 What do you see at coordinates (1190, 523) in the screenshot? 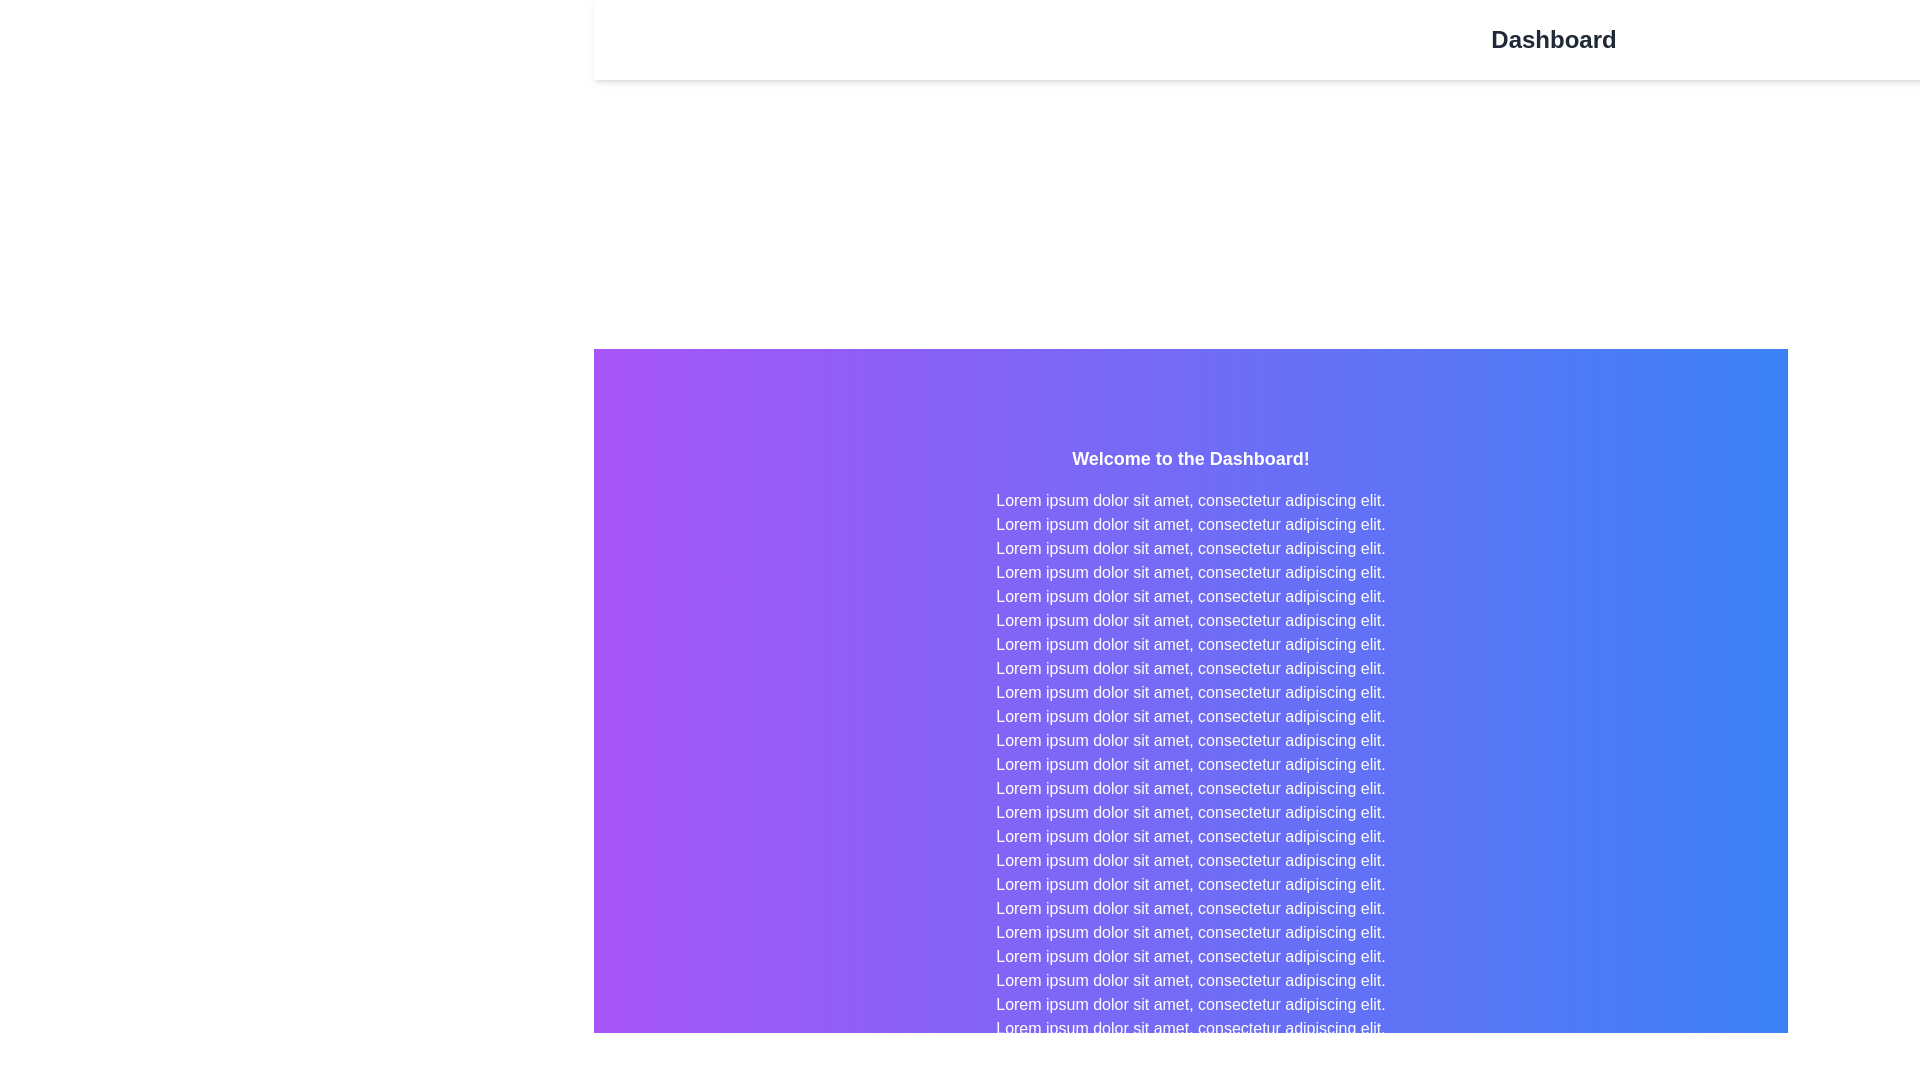
I see `the static text that reads 'Lorem ipsum dolor sit amet, consectetur adipiscing elit.' which is styled in white text on a purple-to-blue gradient background, located as the third row under the heading 'Welcome to the Dashboard!'` at bounding box center [1190, 523].